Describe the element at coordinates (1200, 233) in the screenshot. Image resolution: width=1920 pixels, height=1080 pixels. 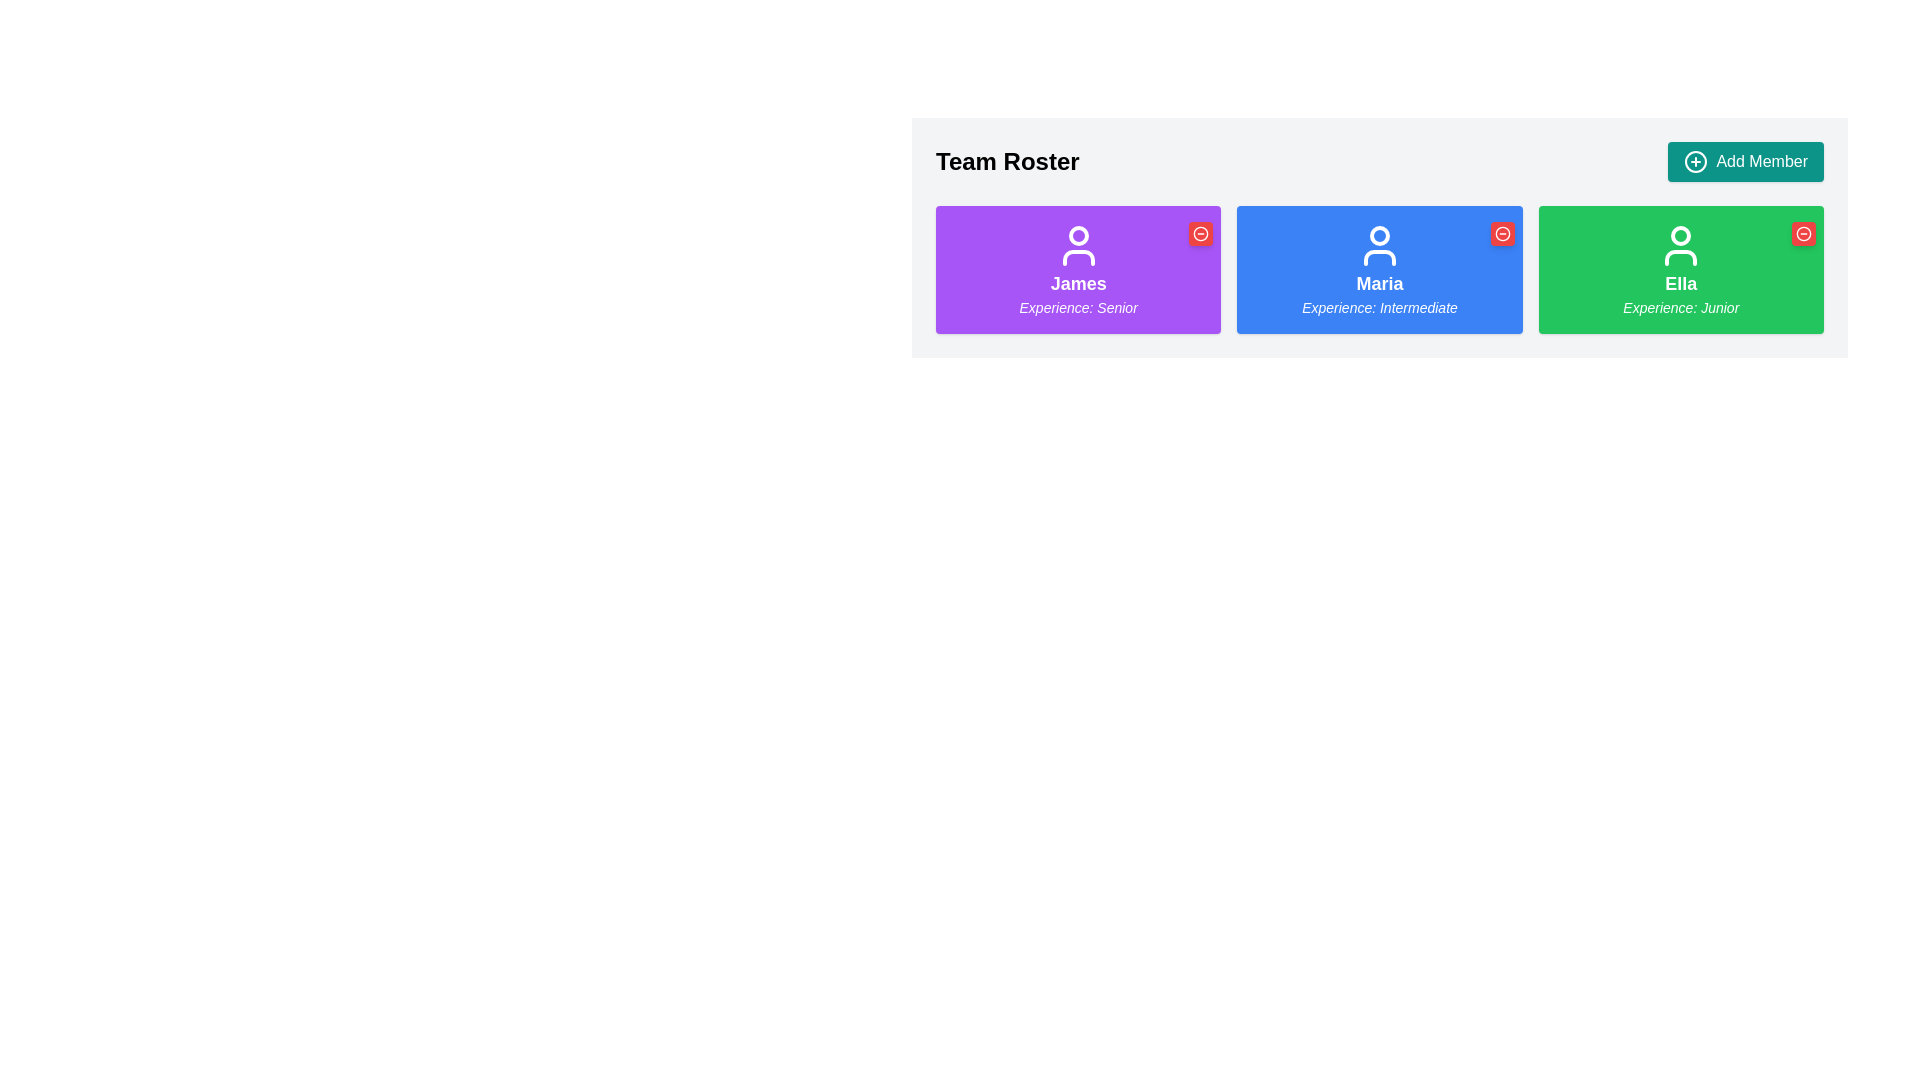
I see `the red rounded button with a minus sign icon located at the top-right corner of the purple card representing 'James'` at that location.